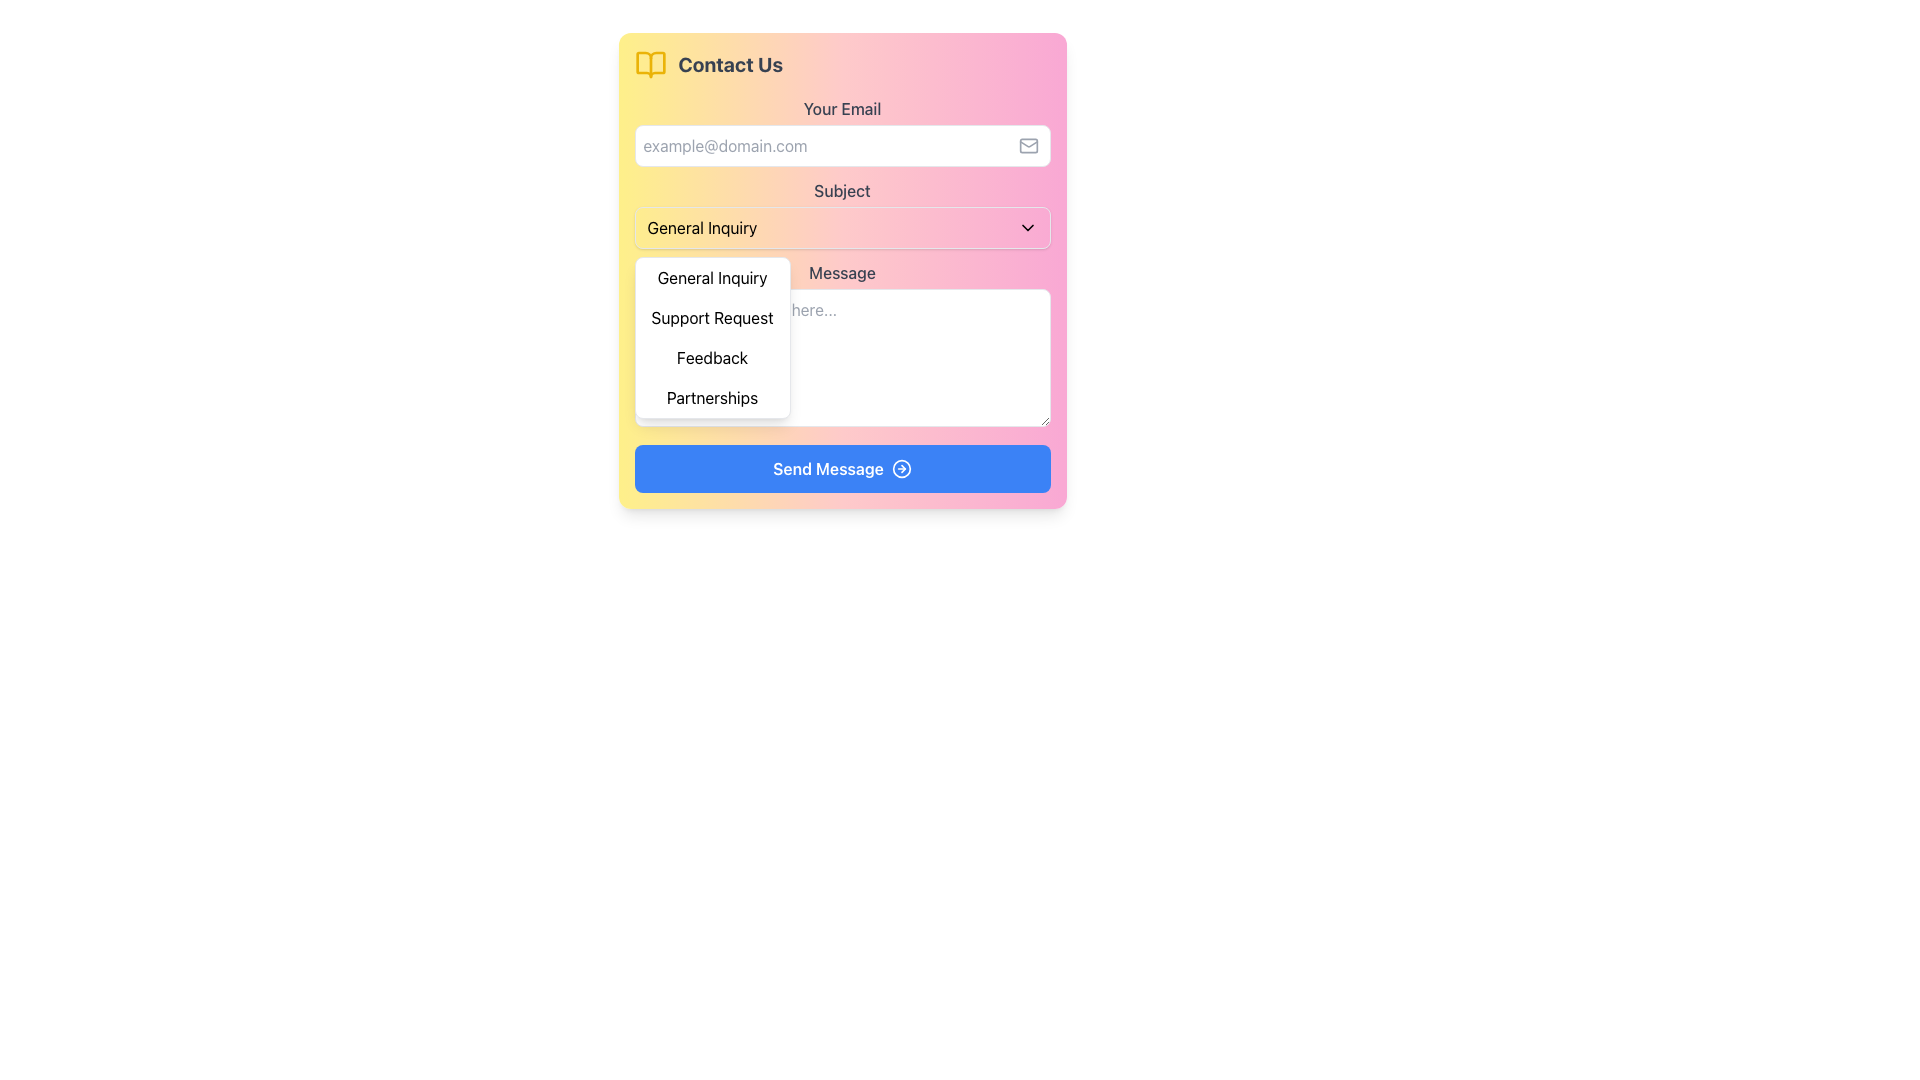 The width and height of the screenshot is (1920, 1080). I want to click on the 'General Inquiry' menu item, so click(712, 277).